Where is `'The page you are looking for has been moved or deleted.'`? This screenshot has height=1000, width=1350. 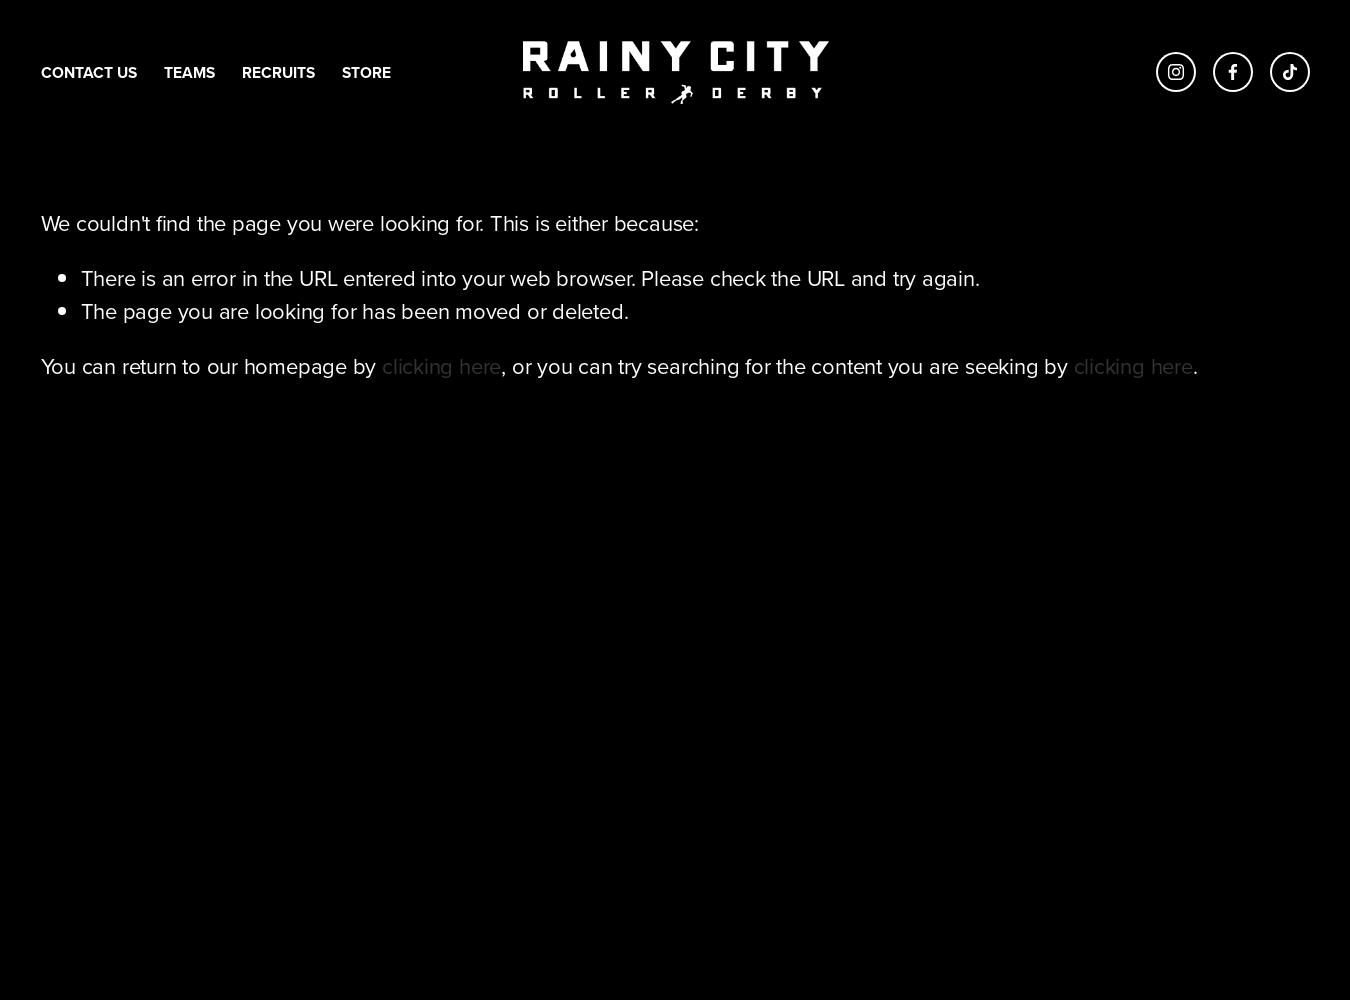
'The page you are looking for has been moved or deleted.' is located at coordinates (353, 311).